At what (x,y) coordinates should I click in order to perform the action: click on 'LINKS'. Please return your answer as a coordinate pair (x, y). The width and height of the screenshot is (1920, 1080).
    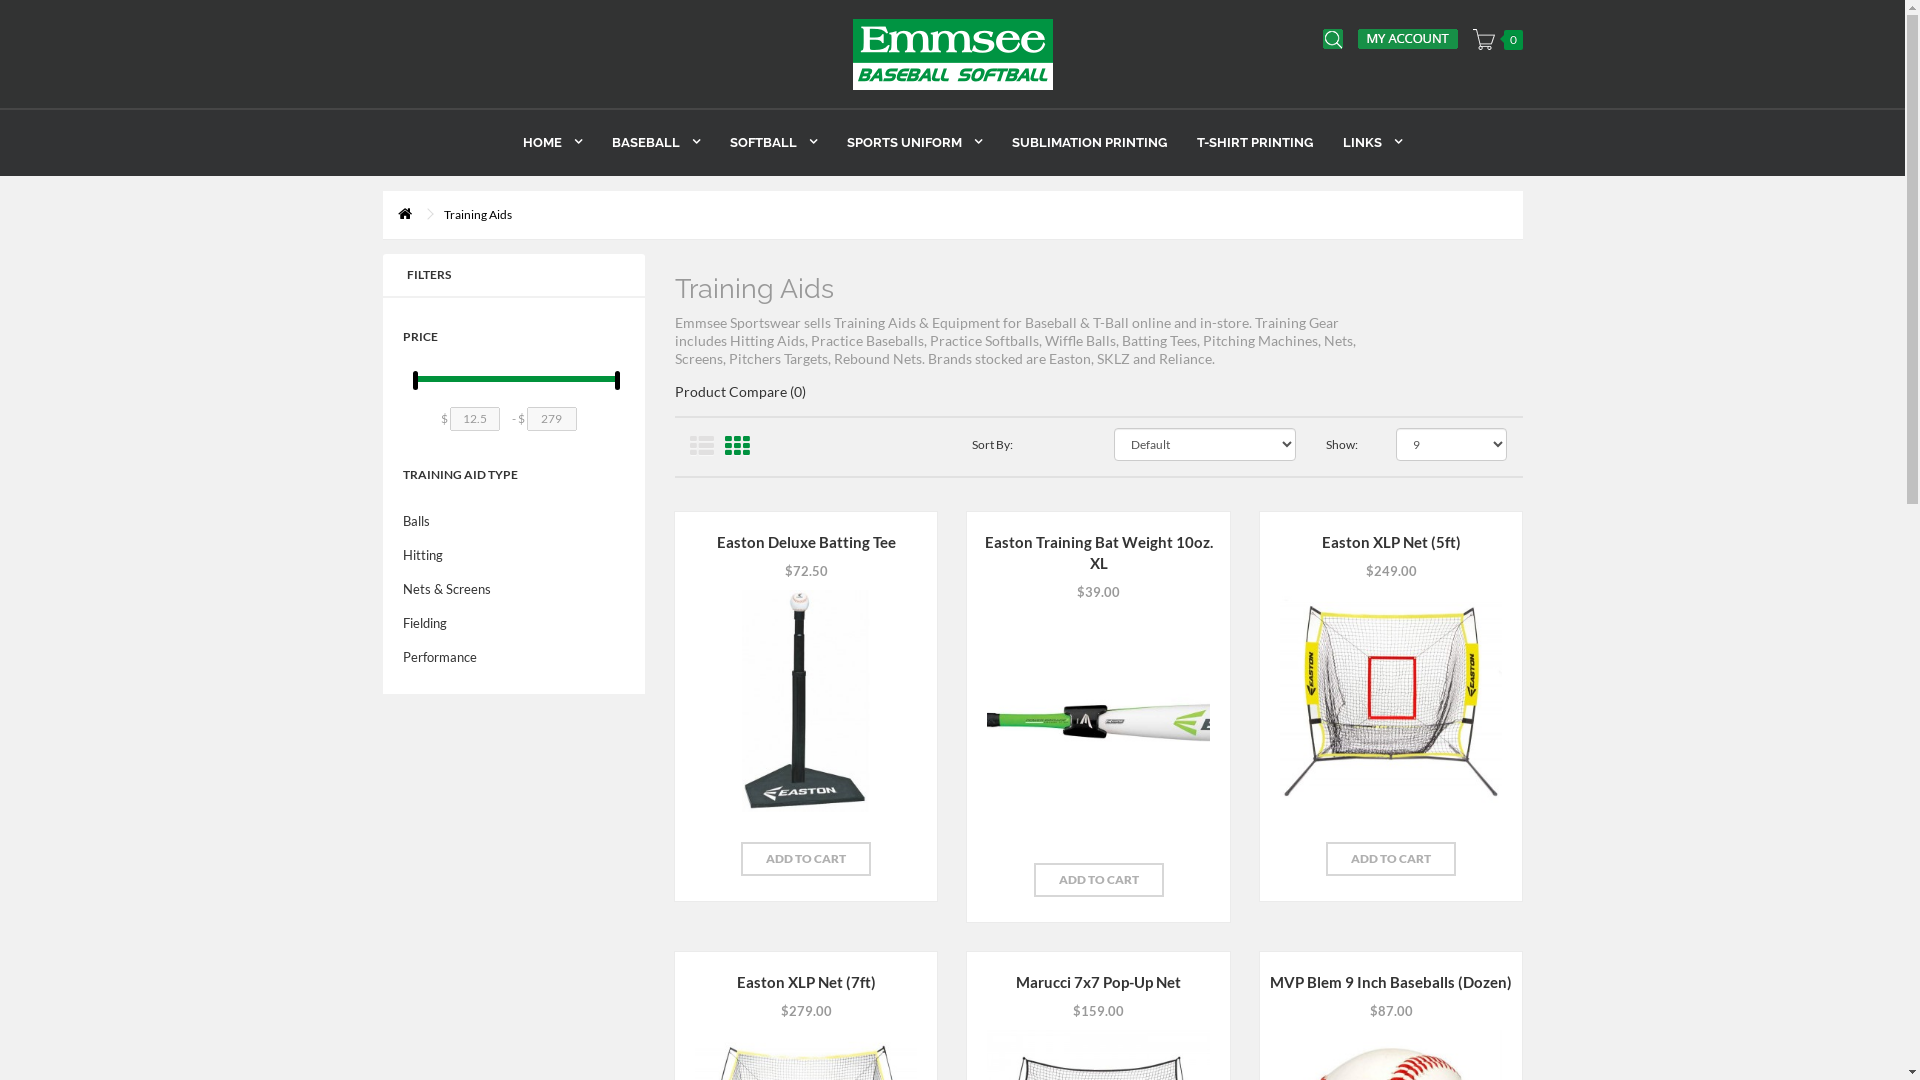
    Looking at the image, I should click on (1361, 141).